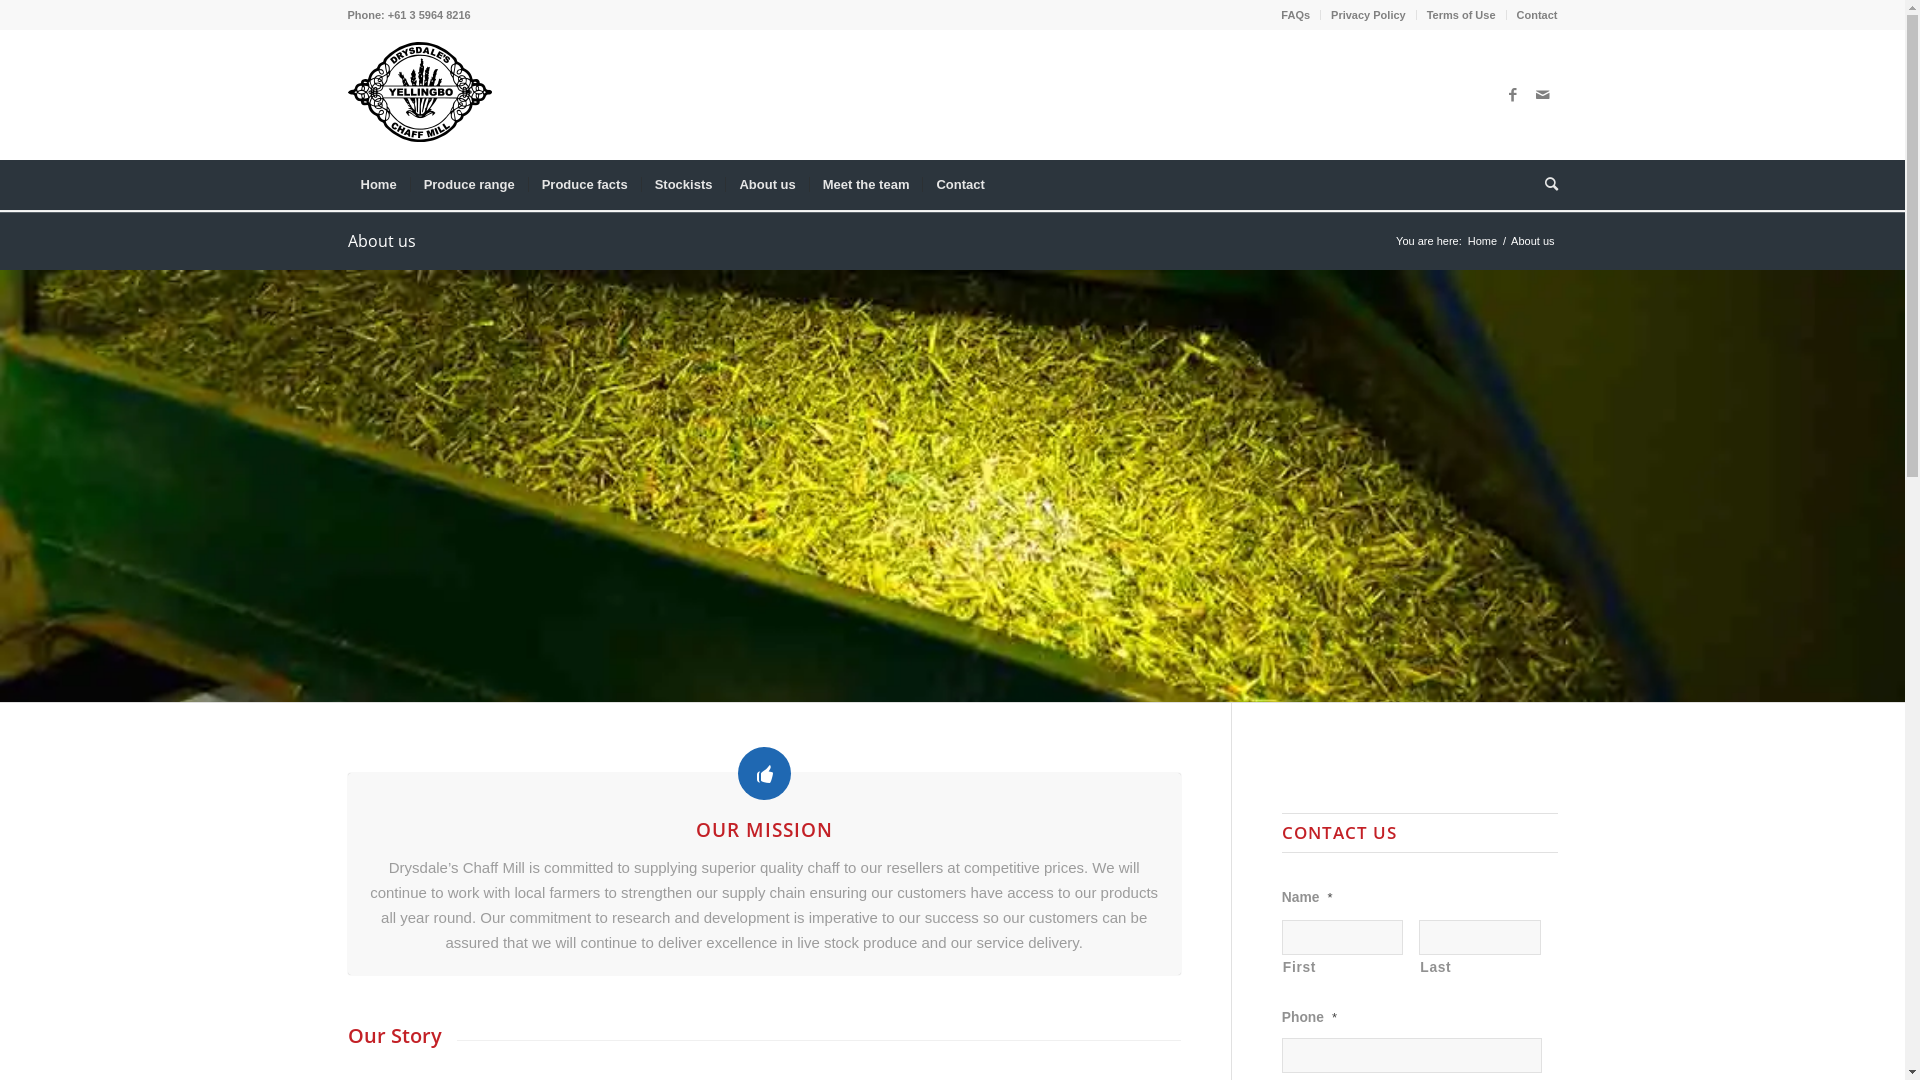 This screenshot has height=1080, width=1920. What do you see at coordinates (1281, 15) in the screenshot?
I see `'FAQs'` at bounding box center [1281, 15].